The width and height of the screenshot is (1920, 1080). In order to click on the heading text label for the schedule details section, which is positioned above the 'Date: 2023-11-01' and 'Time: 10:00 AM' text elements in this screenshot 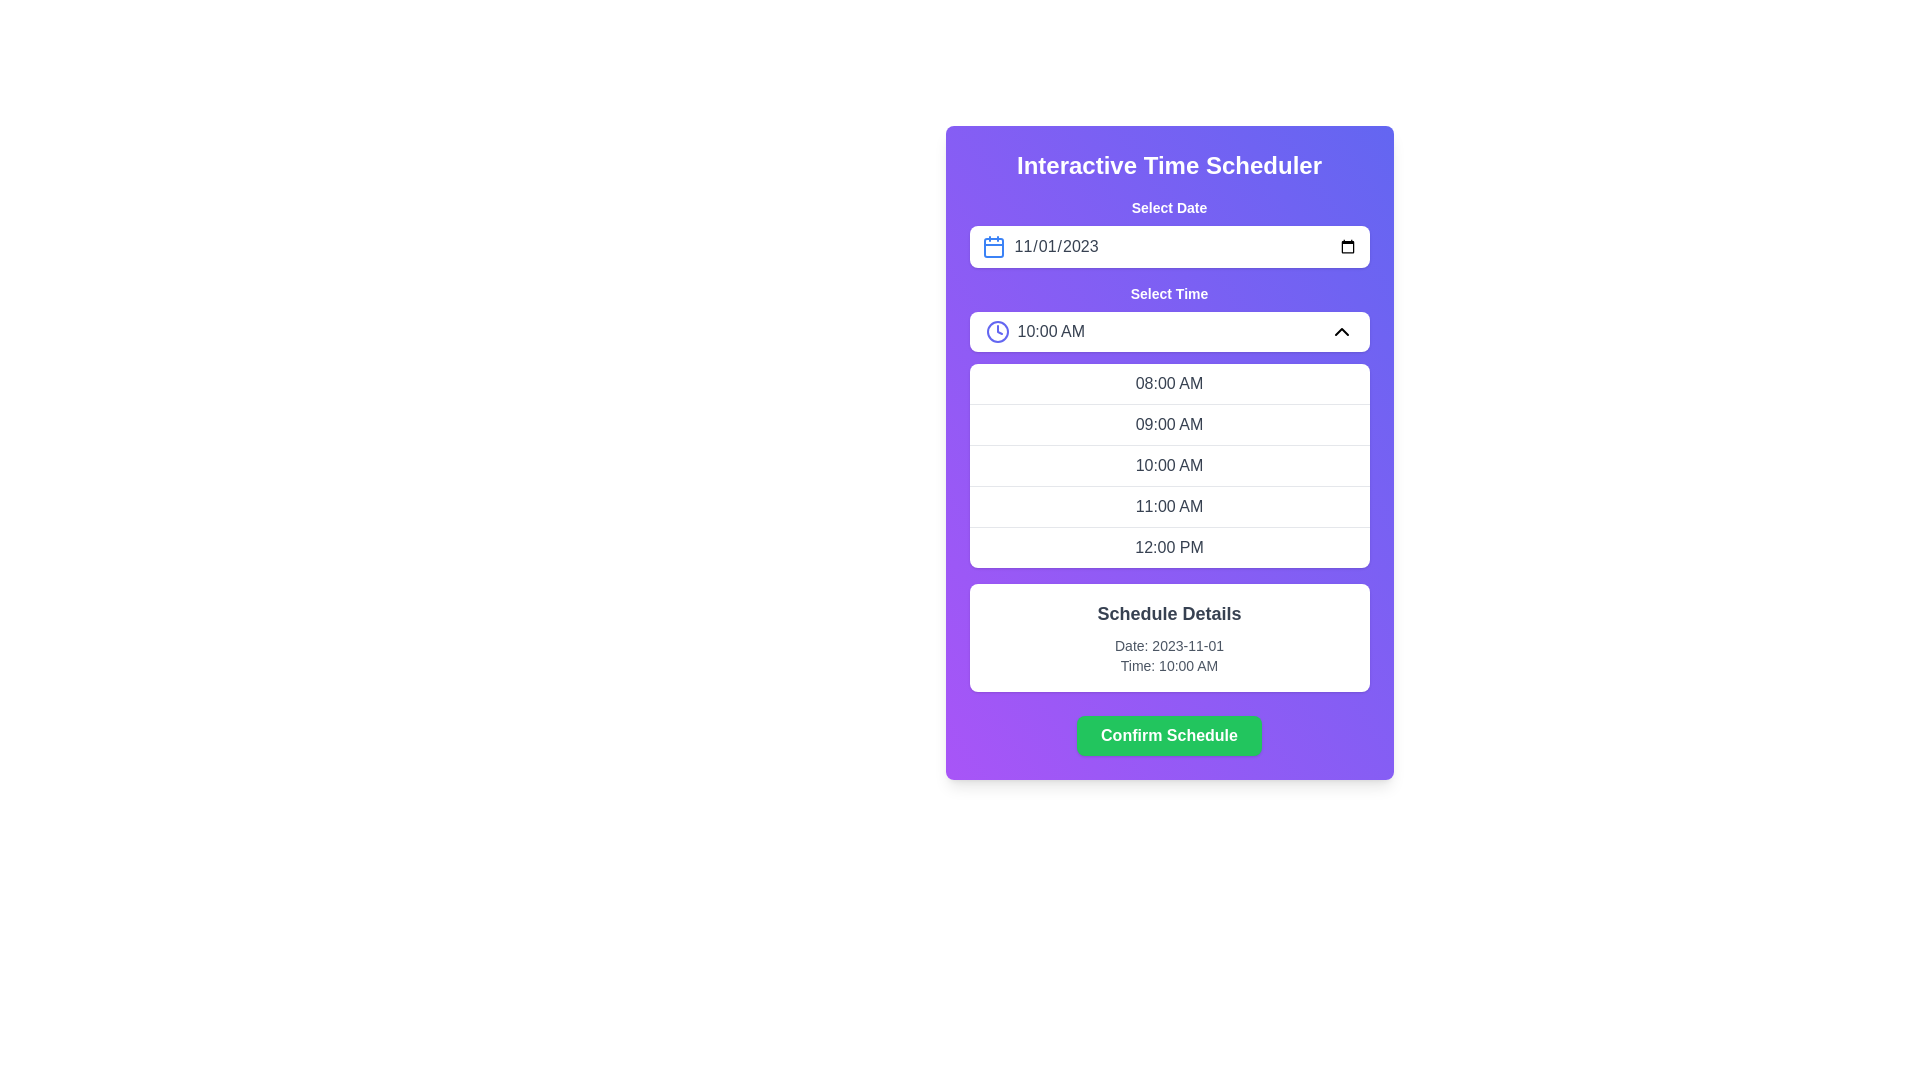, I will do `click(1169, 612)`.